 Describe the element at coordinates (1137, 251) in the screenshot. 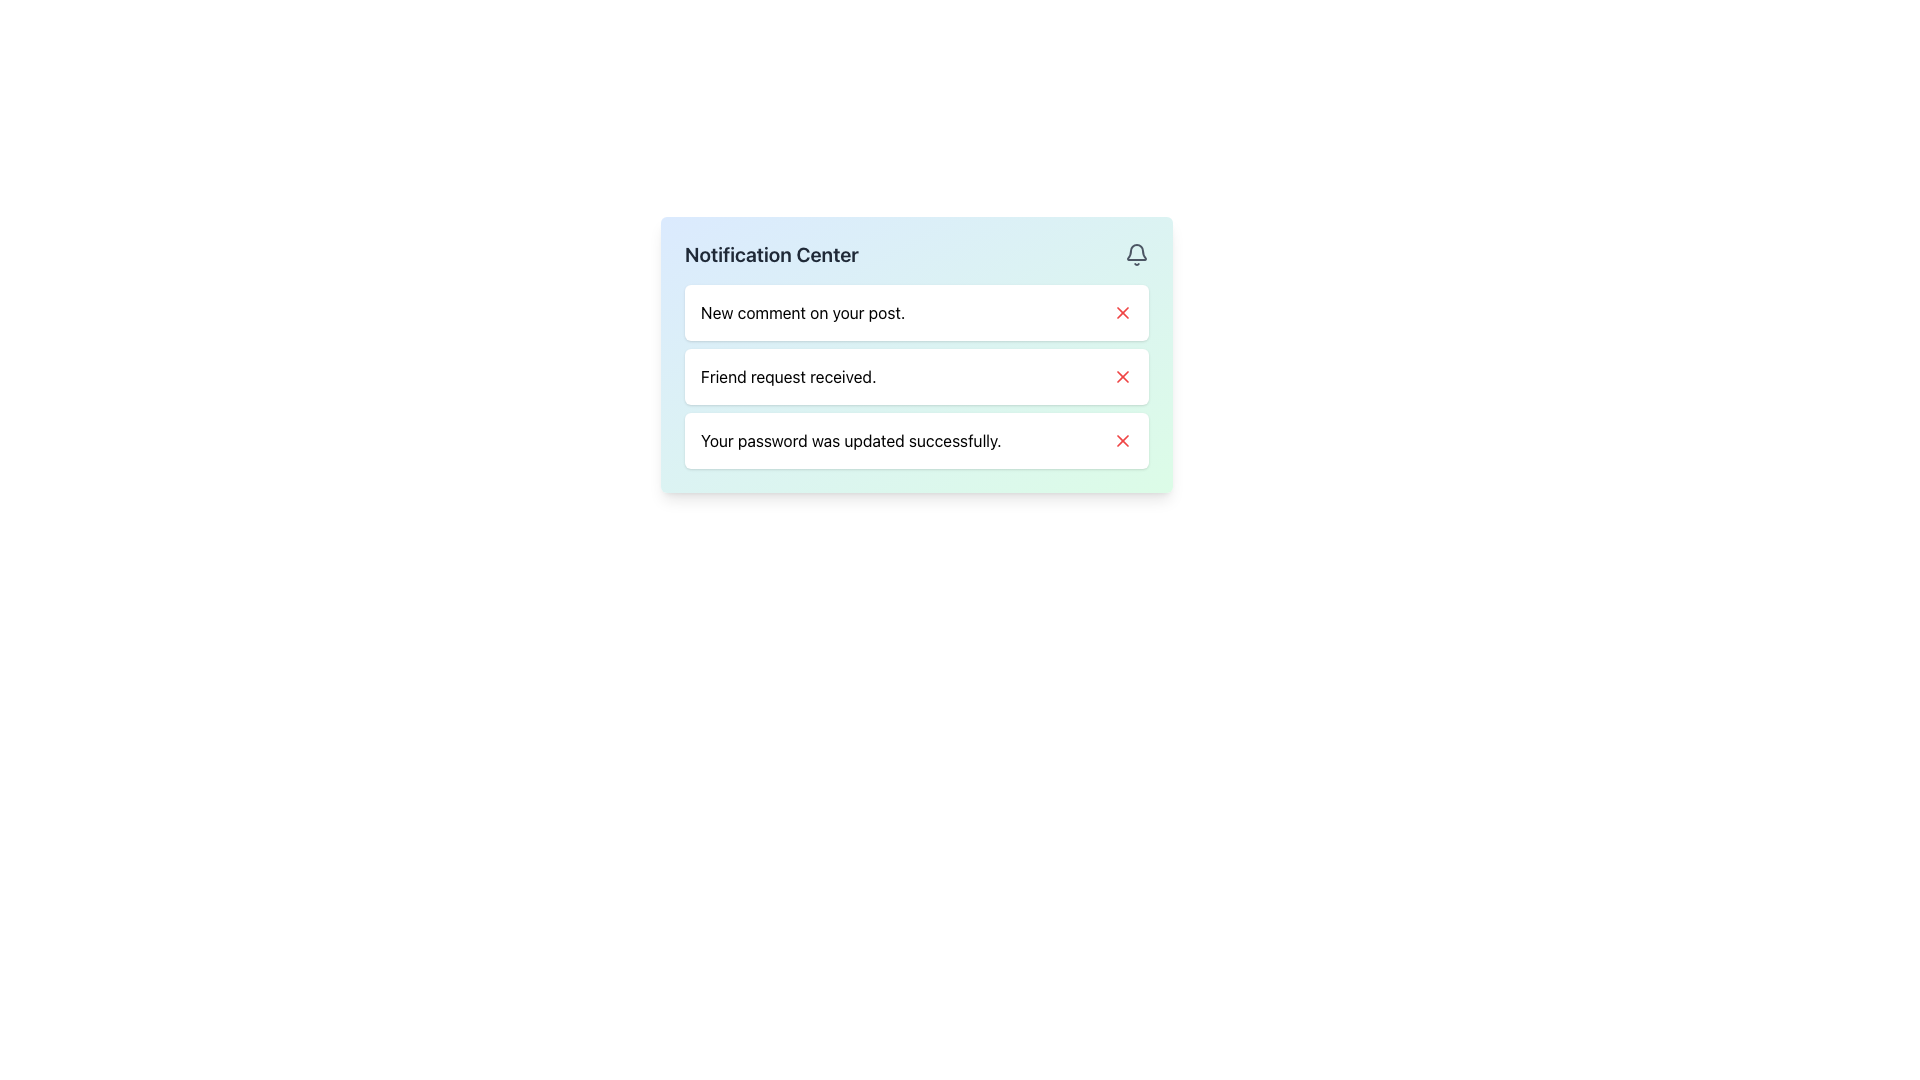

I see `the bell-shaped notification icon located at the top right corner of the notification panel` at that location.